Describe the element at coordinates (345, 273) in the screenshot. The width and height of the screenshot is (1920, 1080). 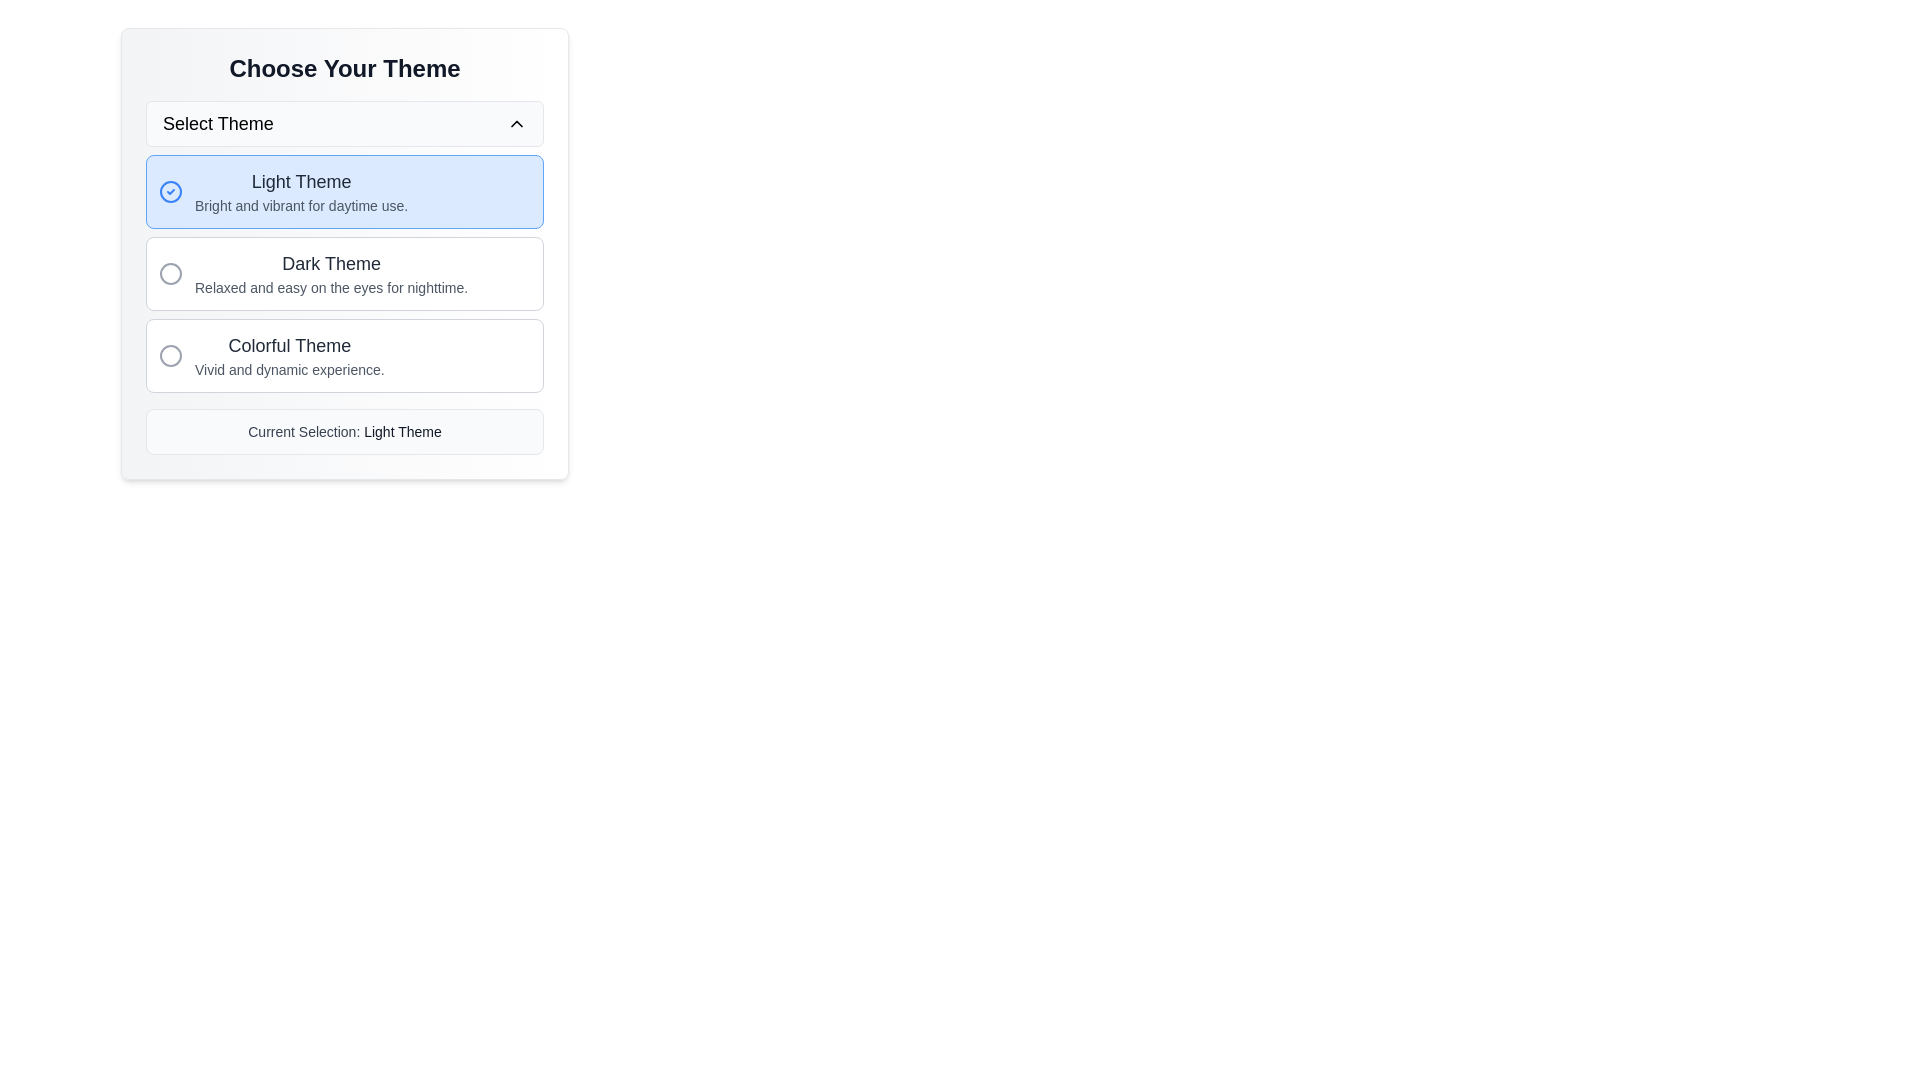
I see `the 'Dark Theme' radio button selection option` at that location.